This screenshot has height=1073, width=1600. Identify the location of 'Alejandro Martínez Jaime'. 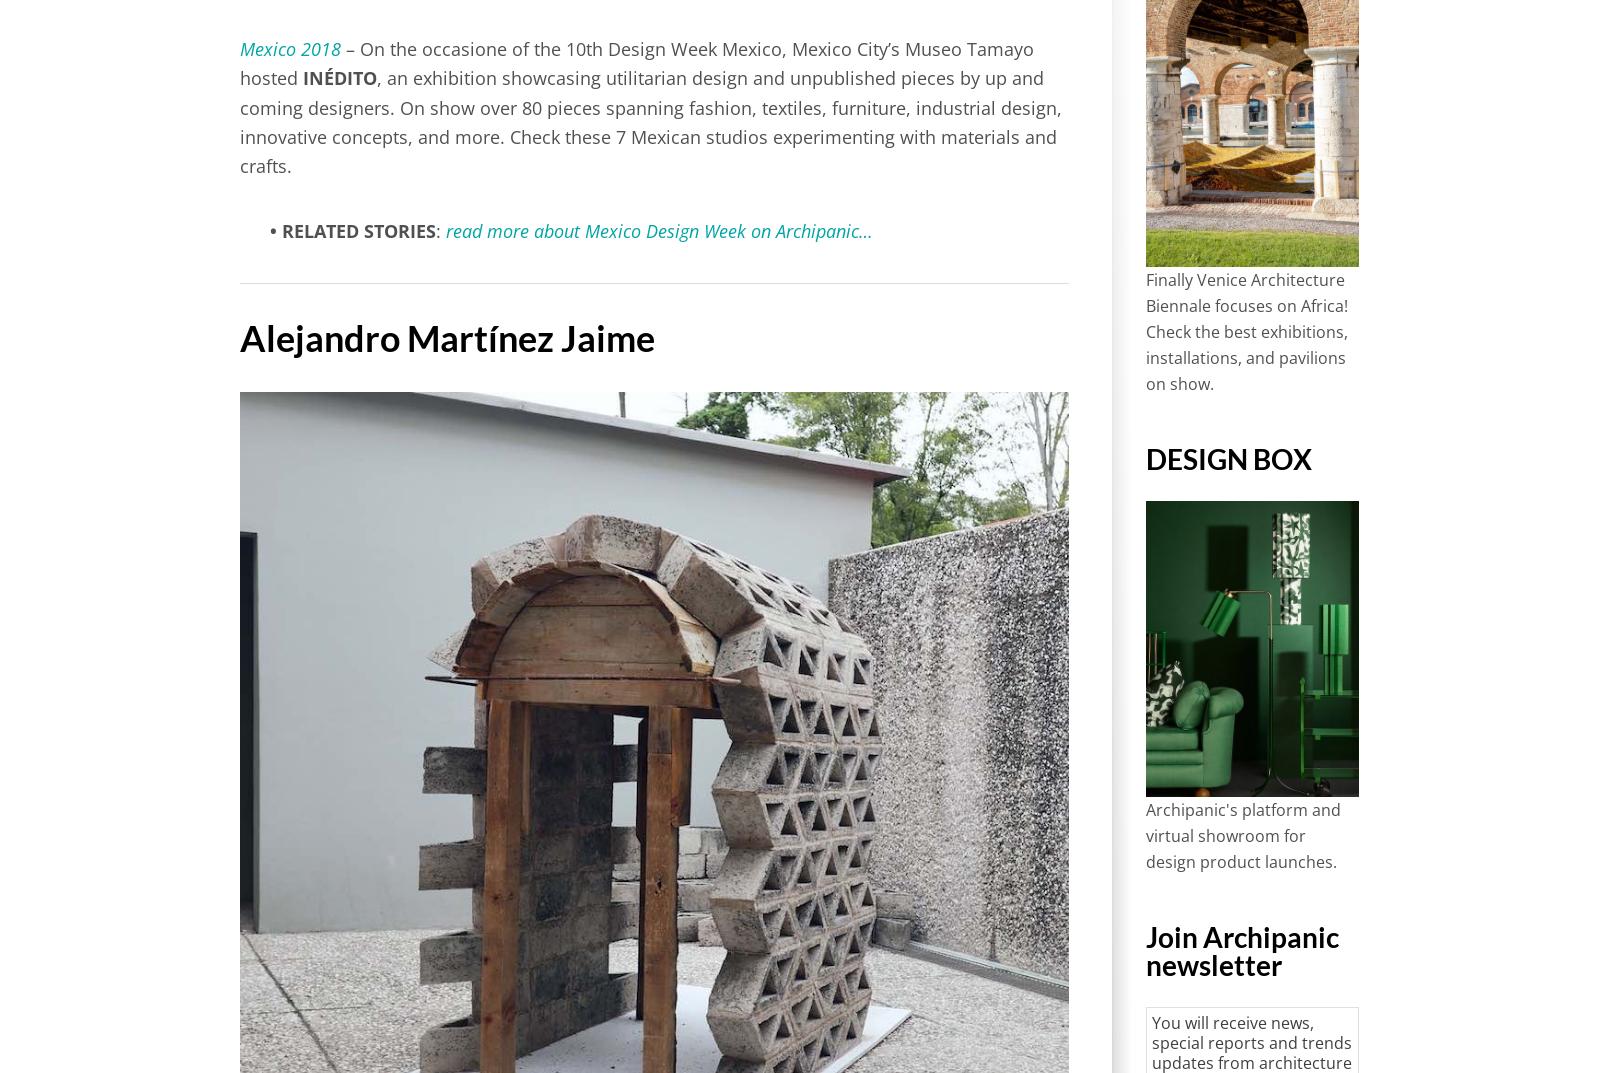
(446, 337).